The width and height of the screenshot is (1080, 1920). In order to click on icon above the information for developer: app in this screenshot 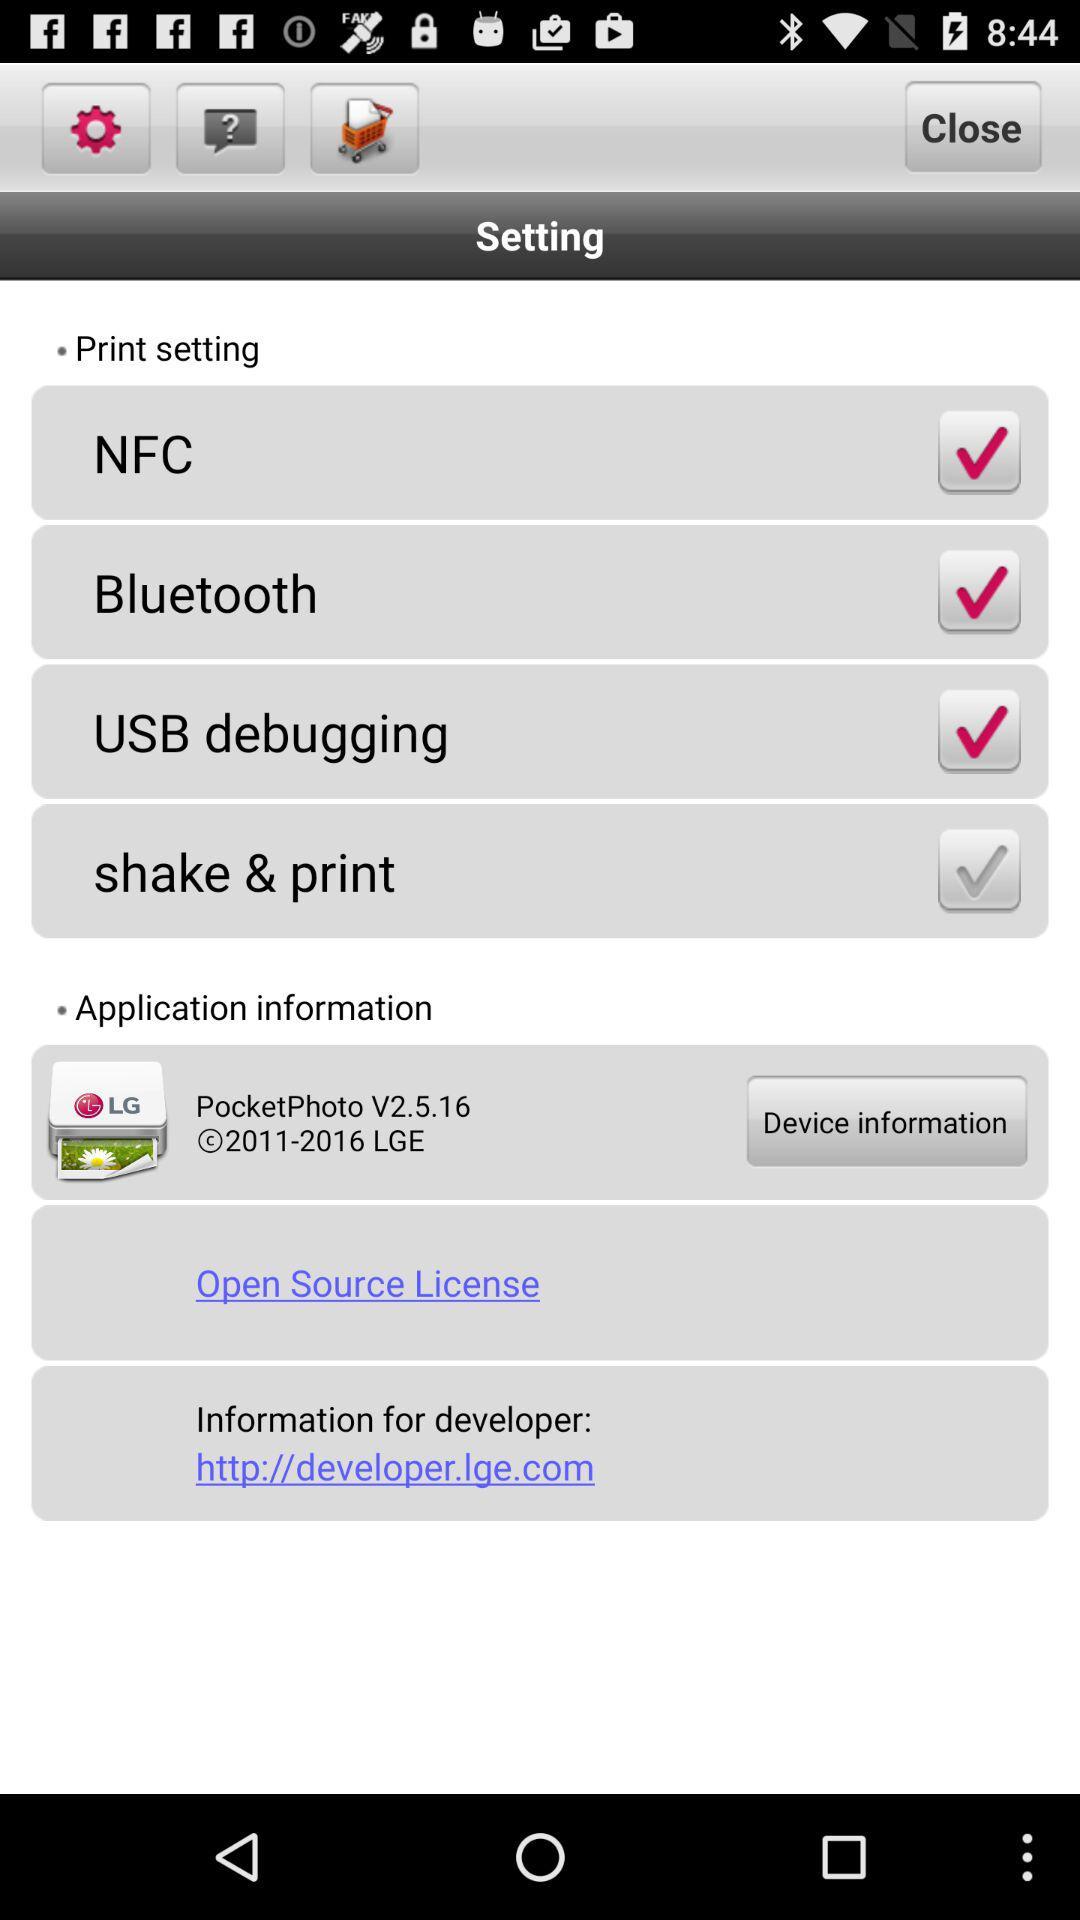, I will do `click(613, 1282)`.